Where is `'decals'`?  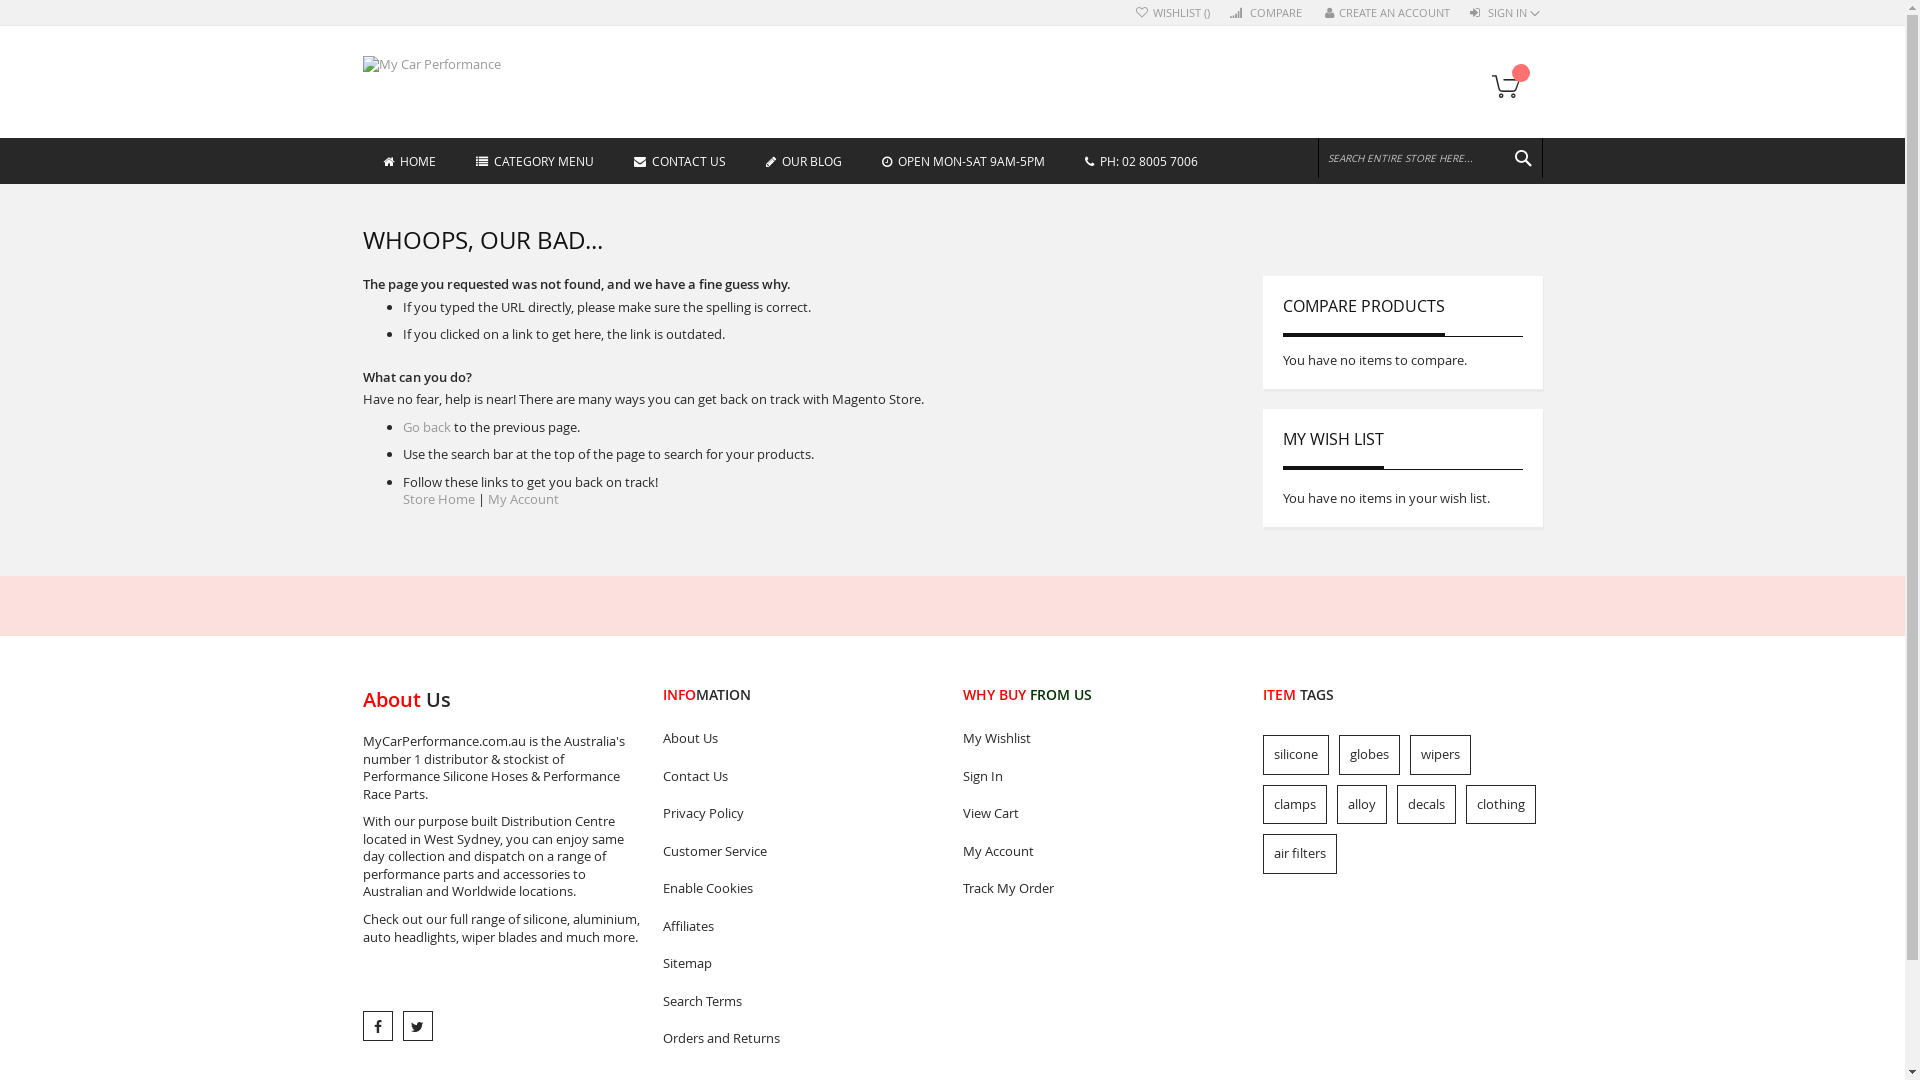 'decals' is located at coordinates (1424, 802).